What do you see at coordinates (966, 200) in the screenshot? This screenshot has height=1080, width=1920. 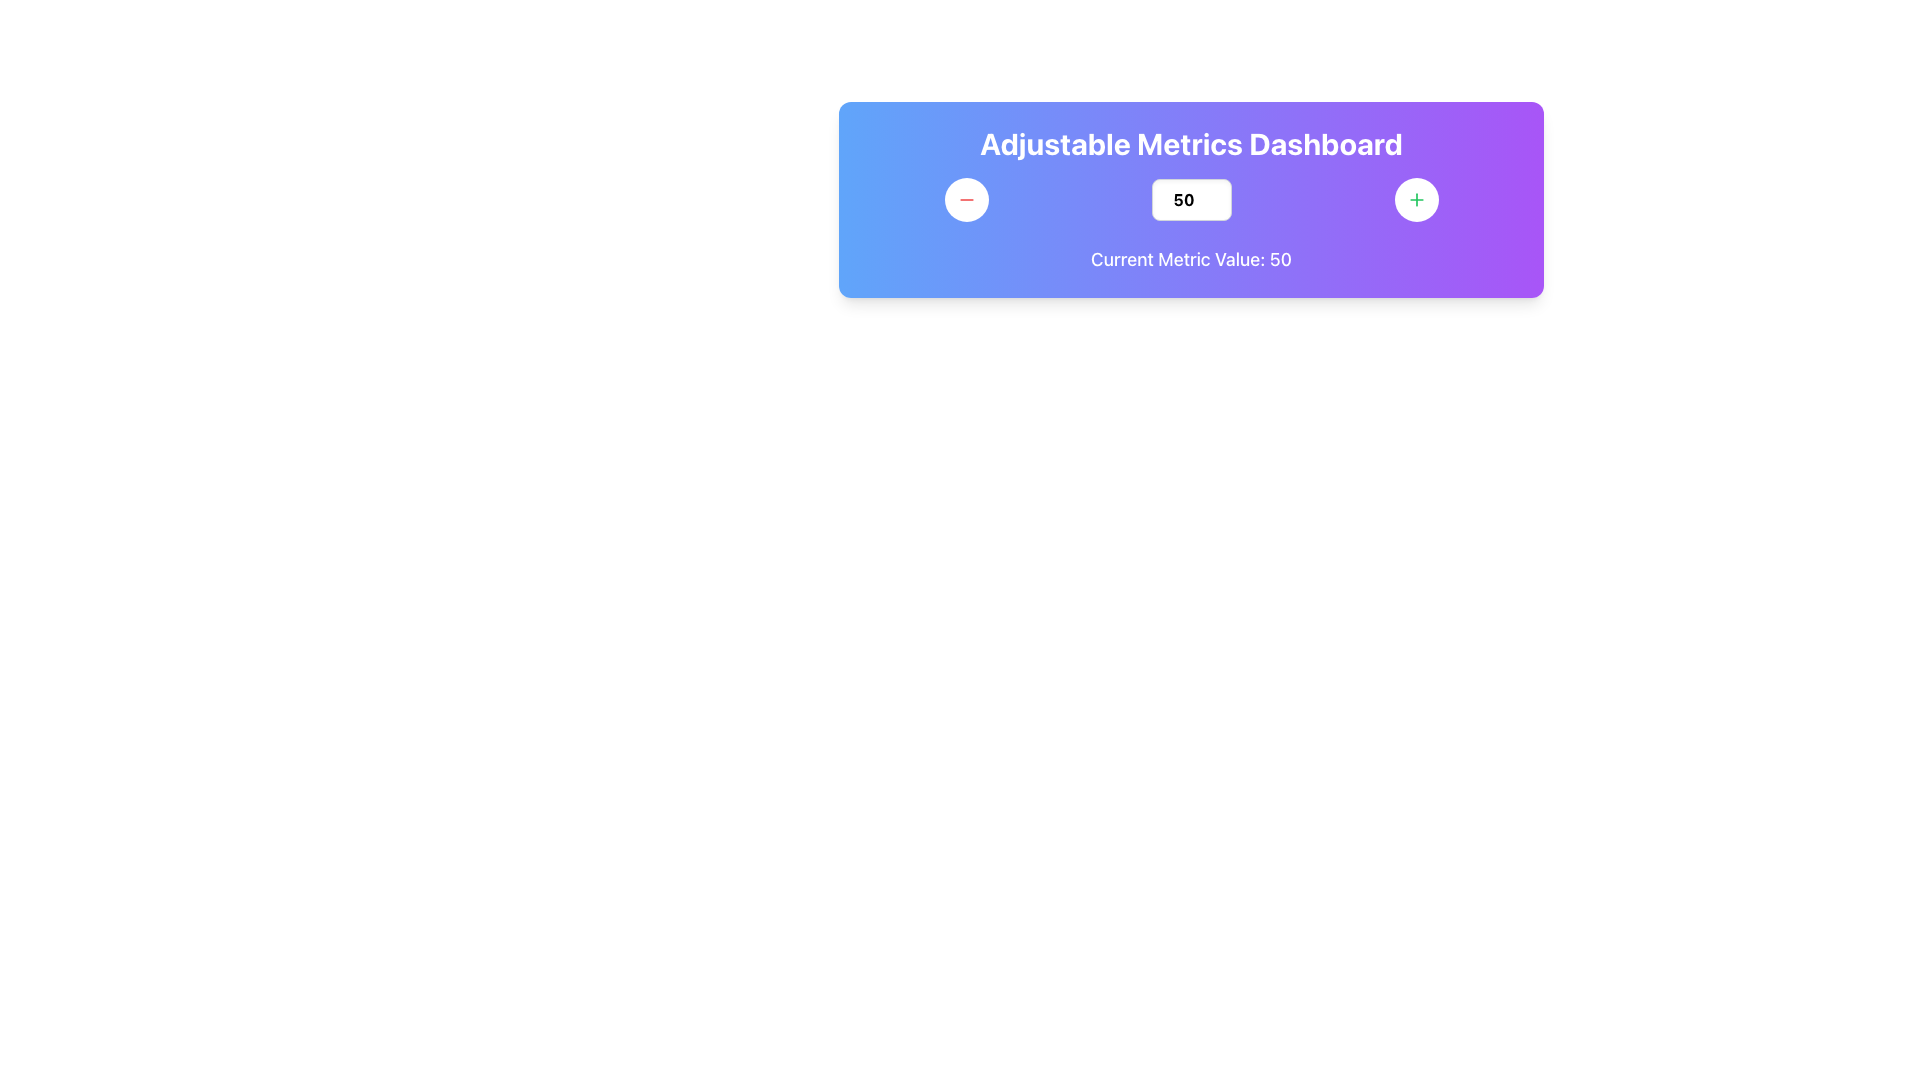 I see `the small circular button with a white background and a red minus icon to decrease the value` at bounding box center [966, 200].